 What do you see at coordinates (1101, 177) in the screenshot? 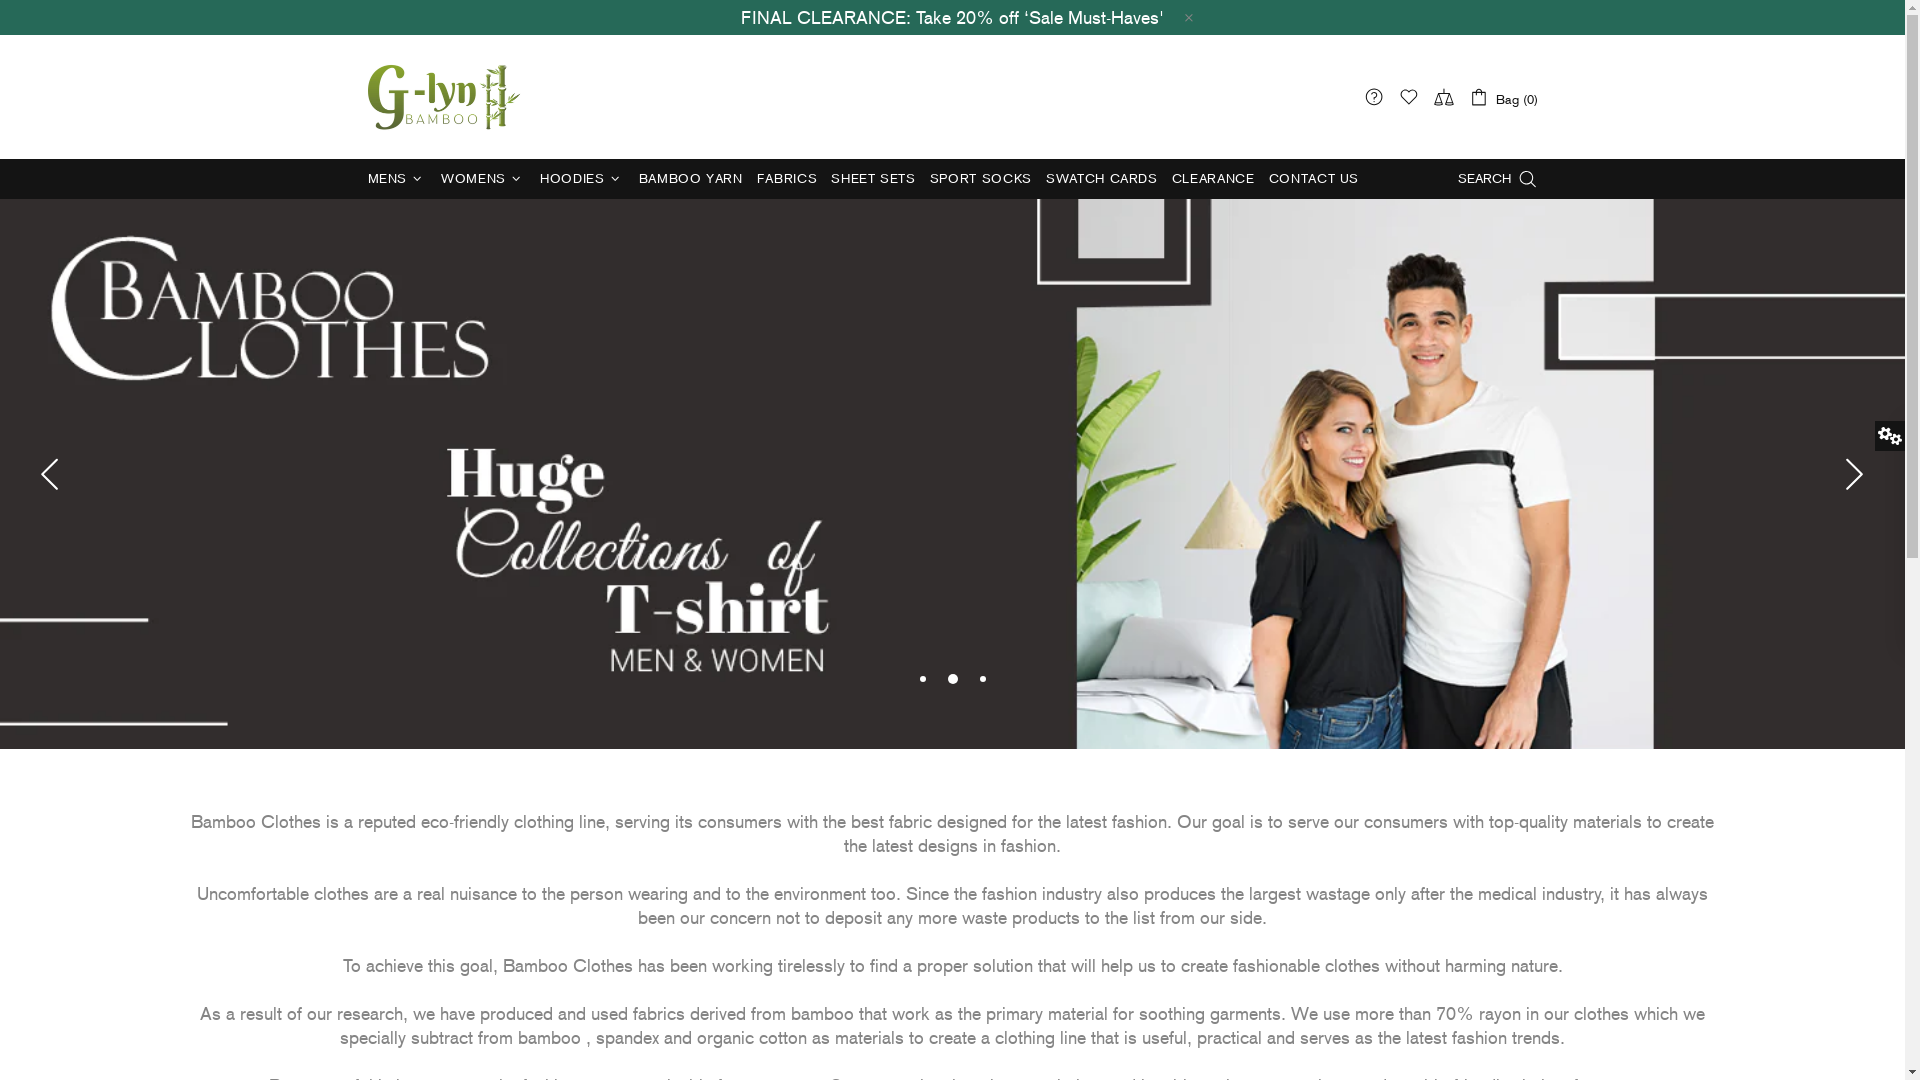
I see `'SWATCH CARDS'` at bounding box center [1101, 177].